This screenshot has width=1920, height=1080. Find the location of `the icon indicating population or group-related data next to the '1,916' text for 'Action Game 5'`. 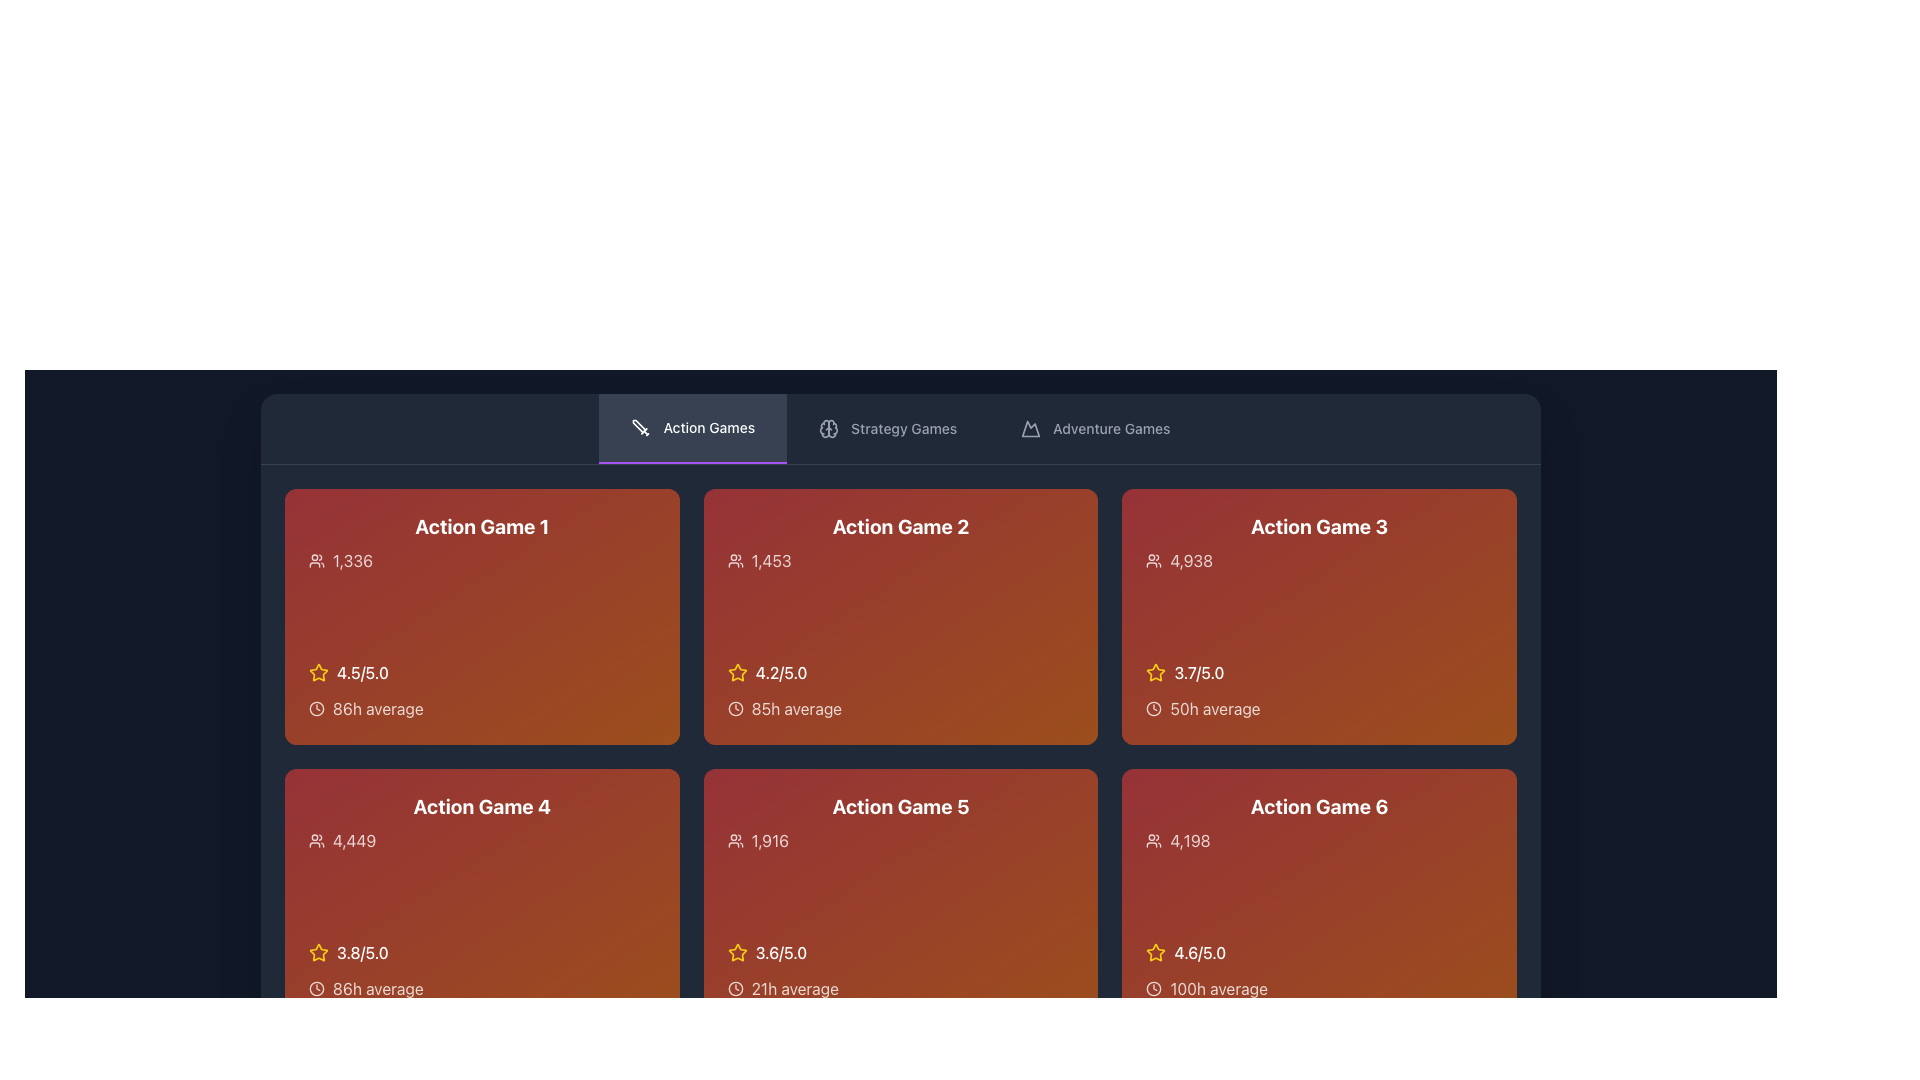

the icon indicating population or group-related data next to the '1,916' text for 'Action Game 5' is located at coordinates (734, 840).